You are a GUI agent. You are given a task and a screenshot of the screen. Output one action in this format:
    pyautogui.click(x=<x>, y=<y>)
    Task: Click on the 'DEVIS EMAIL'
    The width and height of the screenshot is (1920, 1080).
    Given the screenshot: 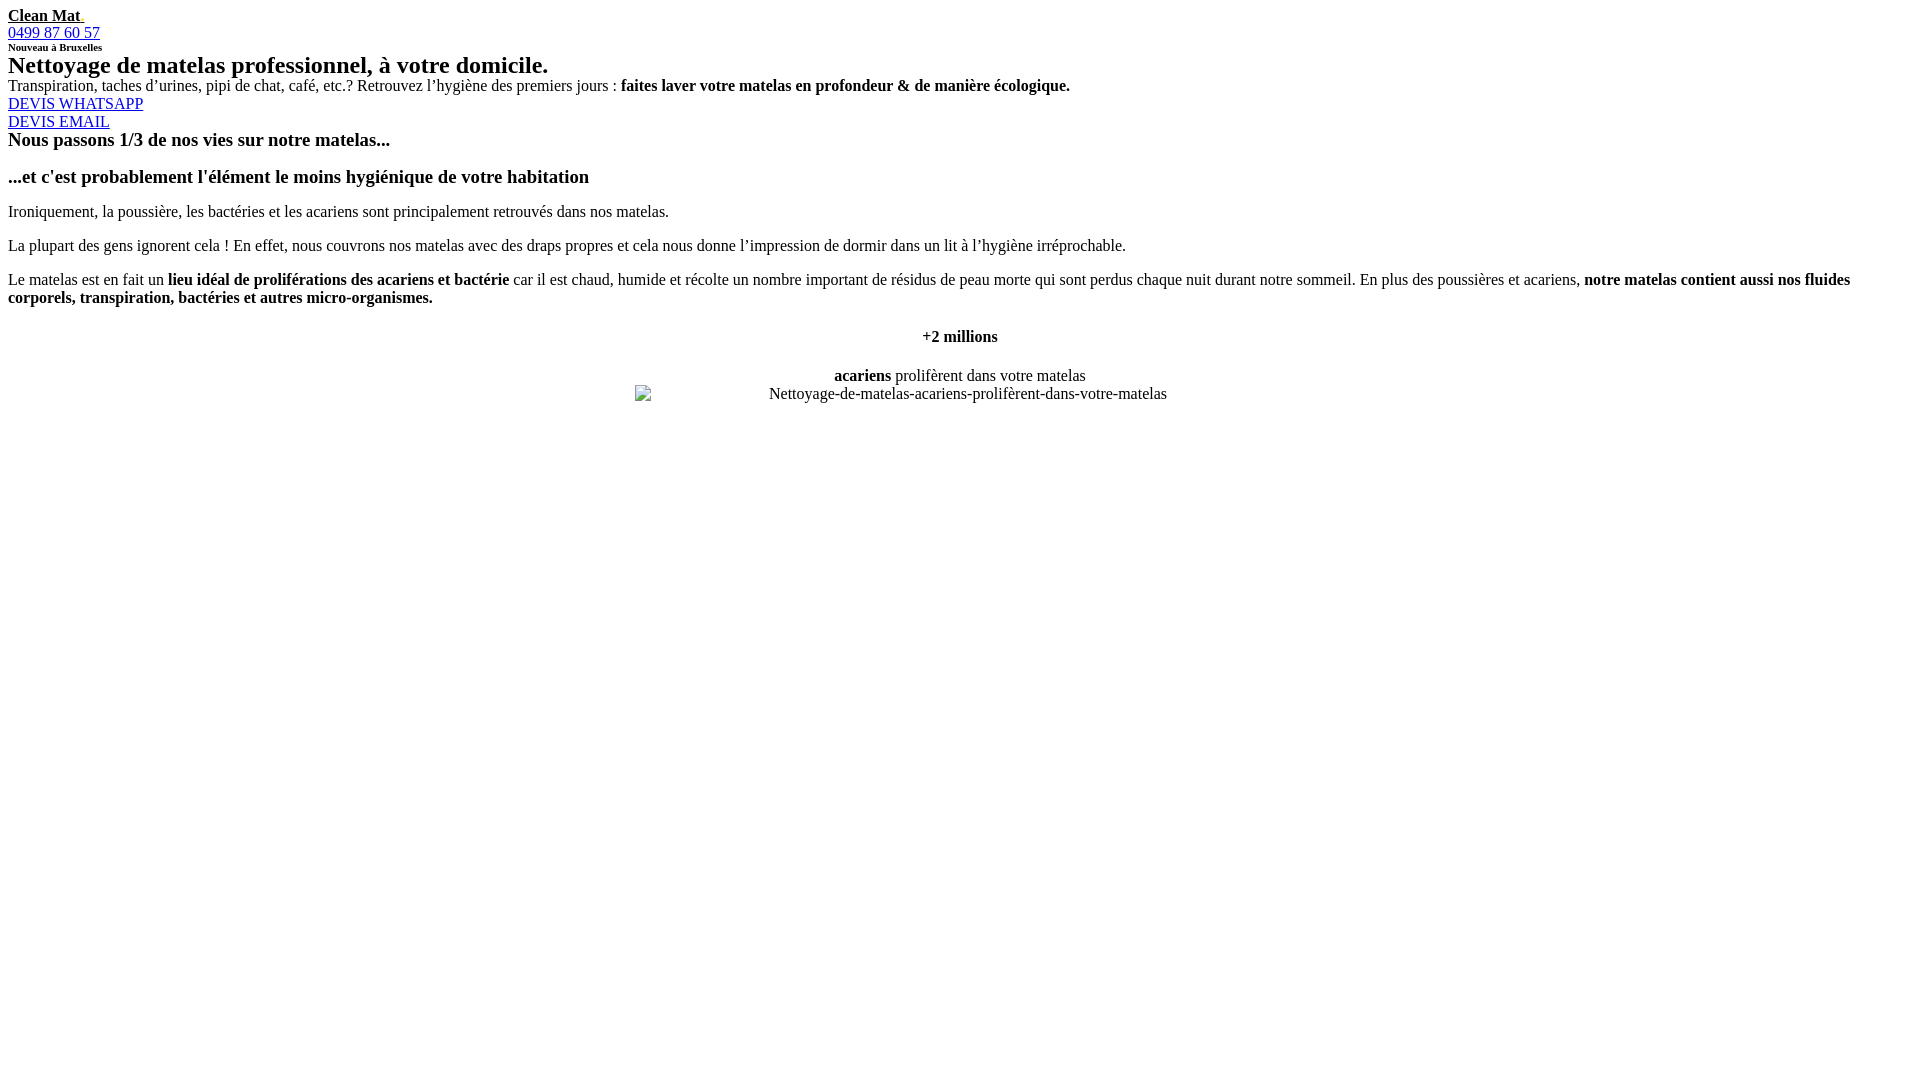 What is the action you would take?
    pyautogui.click(x=58, y=121)
    